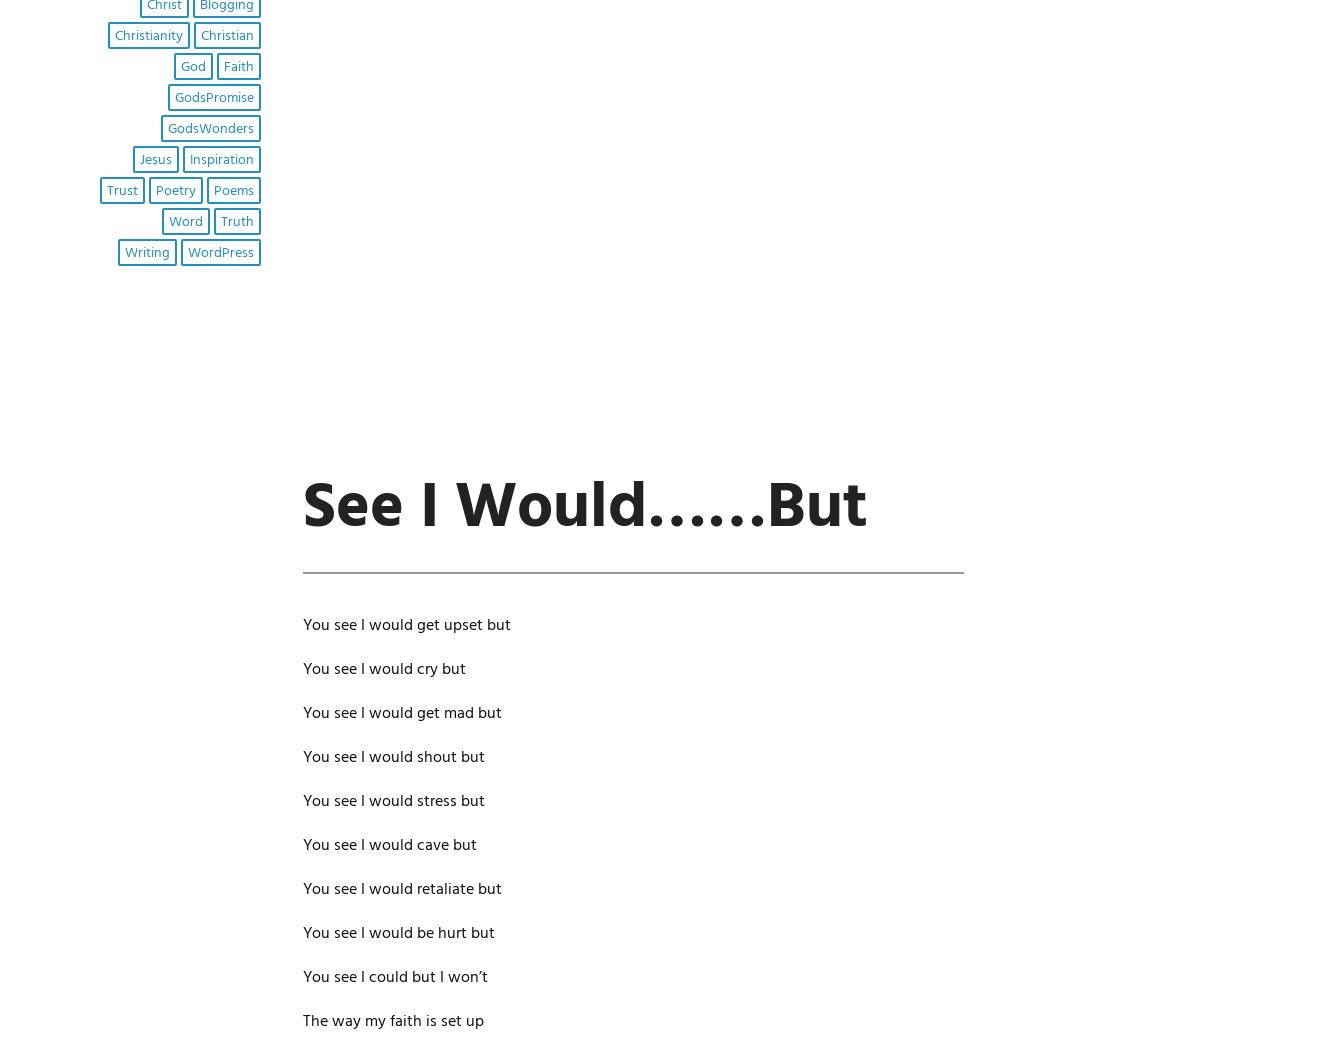 The image size is (1340, 1046). Describe the element at coordinates (393, 801) in the screenshot. I see `'You see I would stress but'` at that location.